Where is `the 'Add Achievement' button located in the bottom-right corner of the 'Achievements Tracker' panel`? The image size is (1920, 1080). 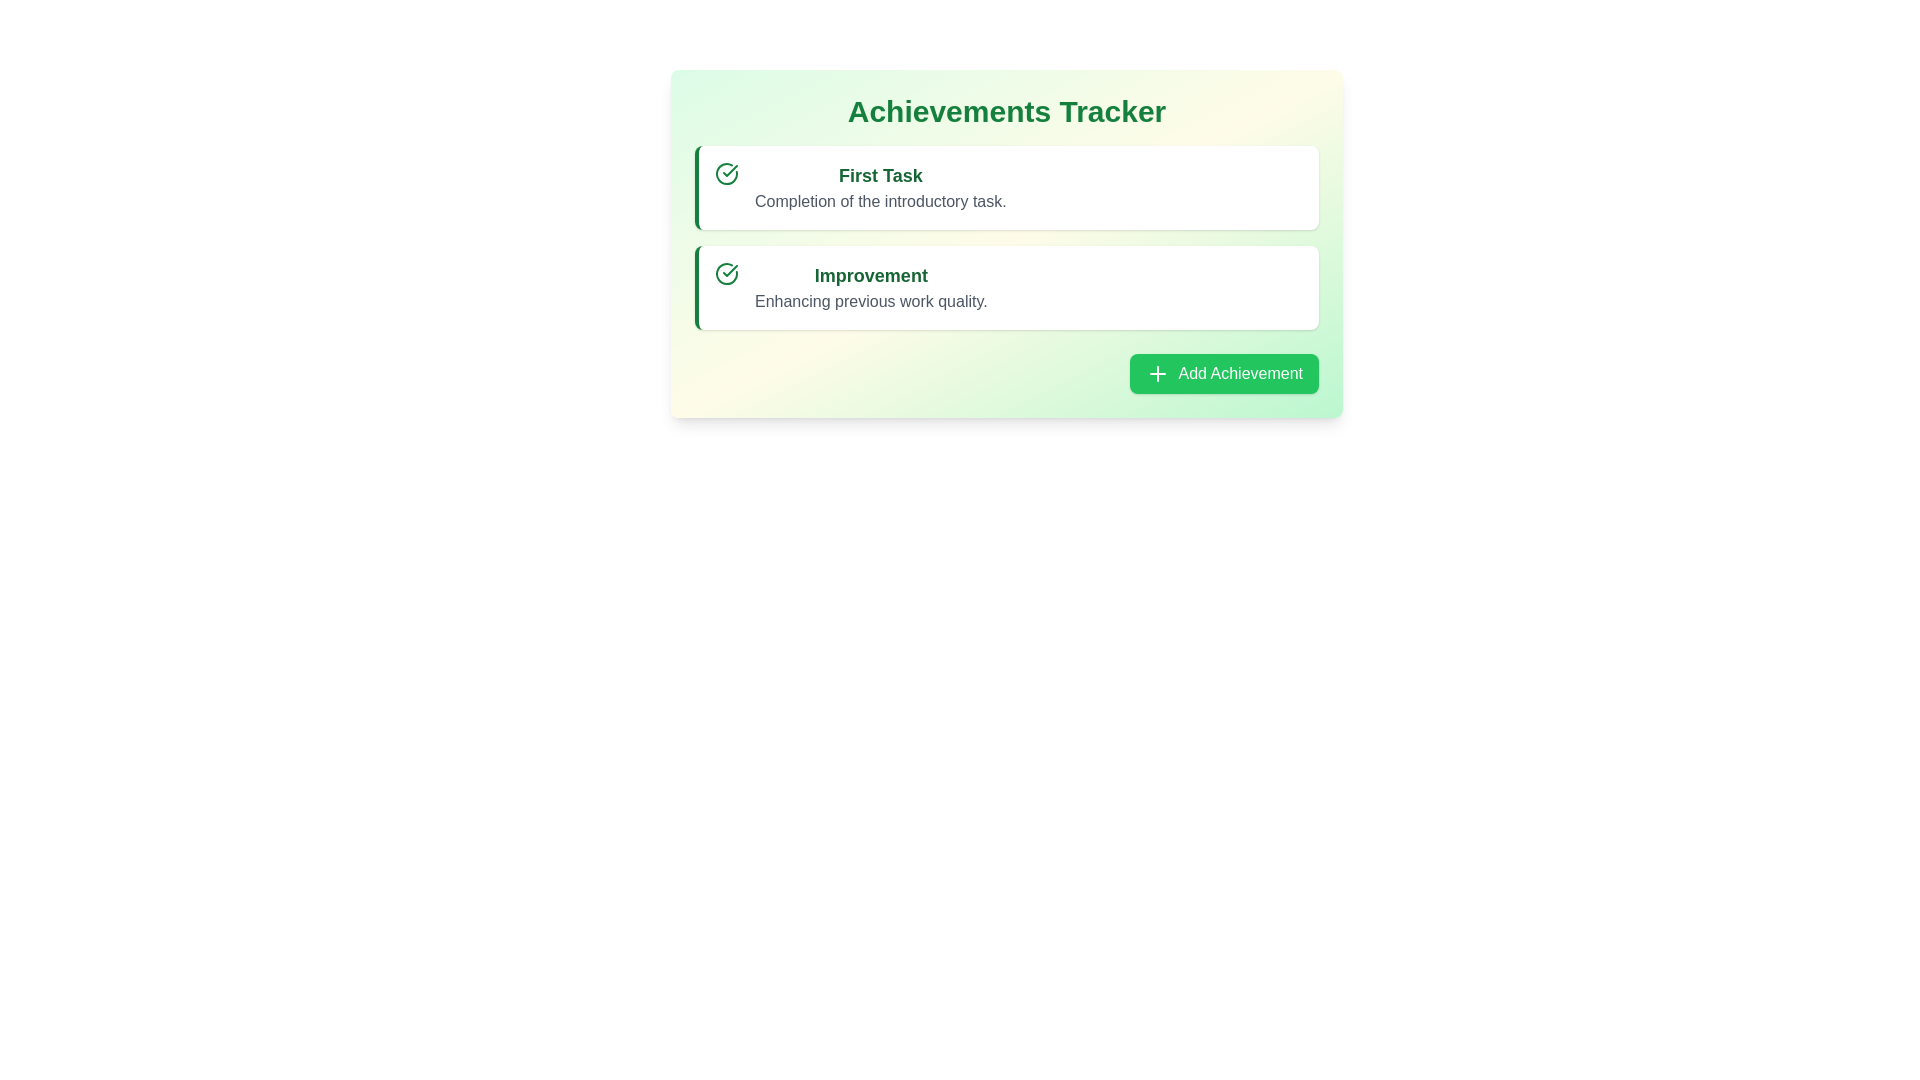 the 'Add Achievement' button located in the bottom-right corner of the 'Achievements Tracker' panel is located at coordinates (1223, 374).